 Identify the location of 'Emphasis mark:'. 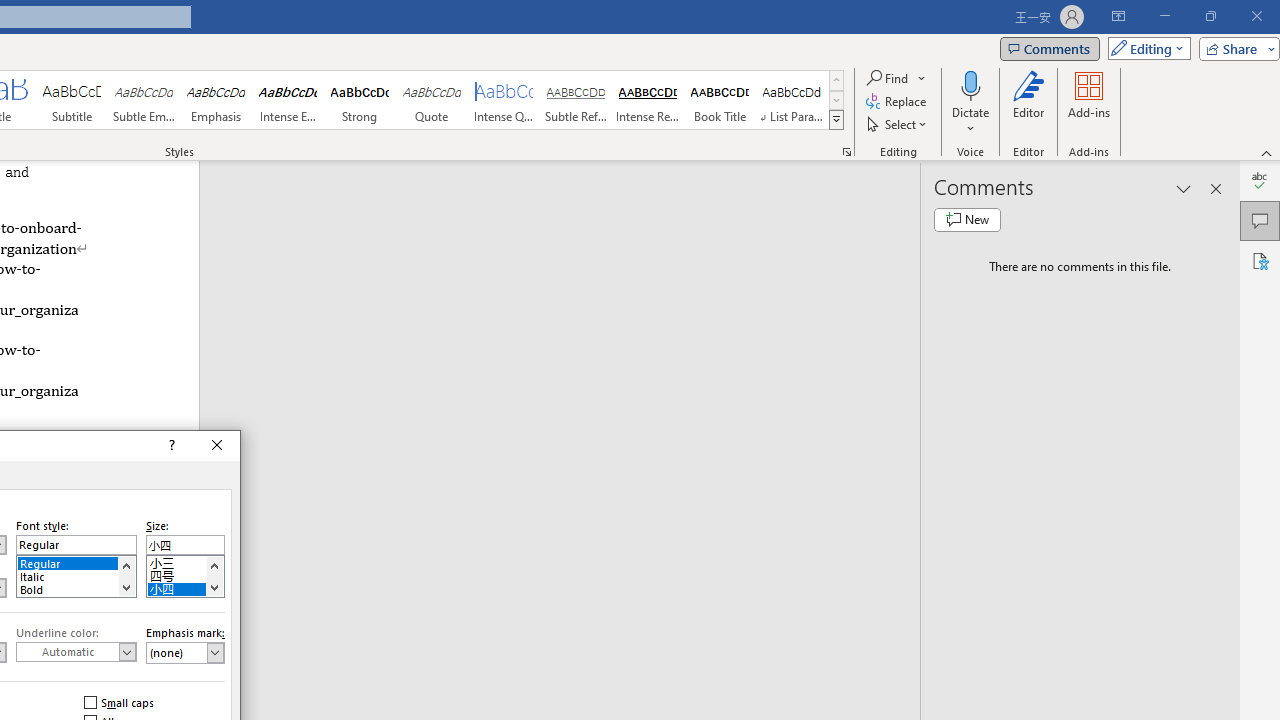
(185, 653).